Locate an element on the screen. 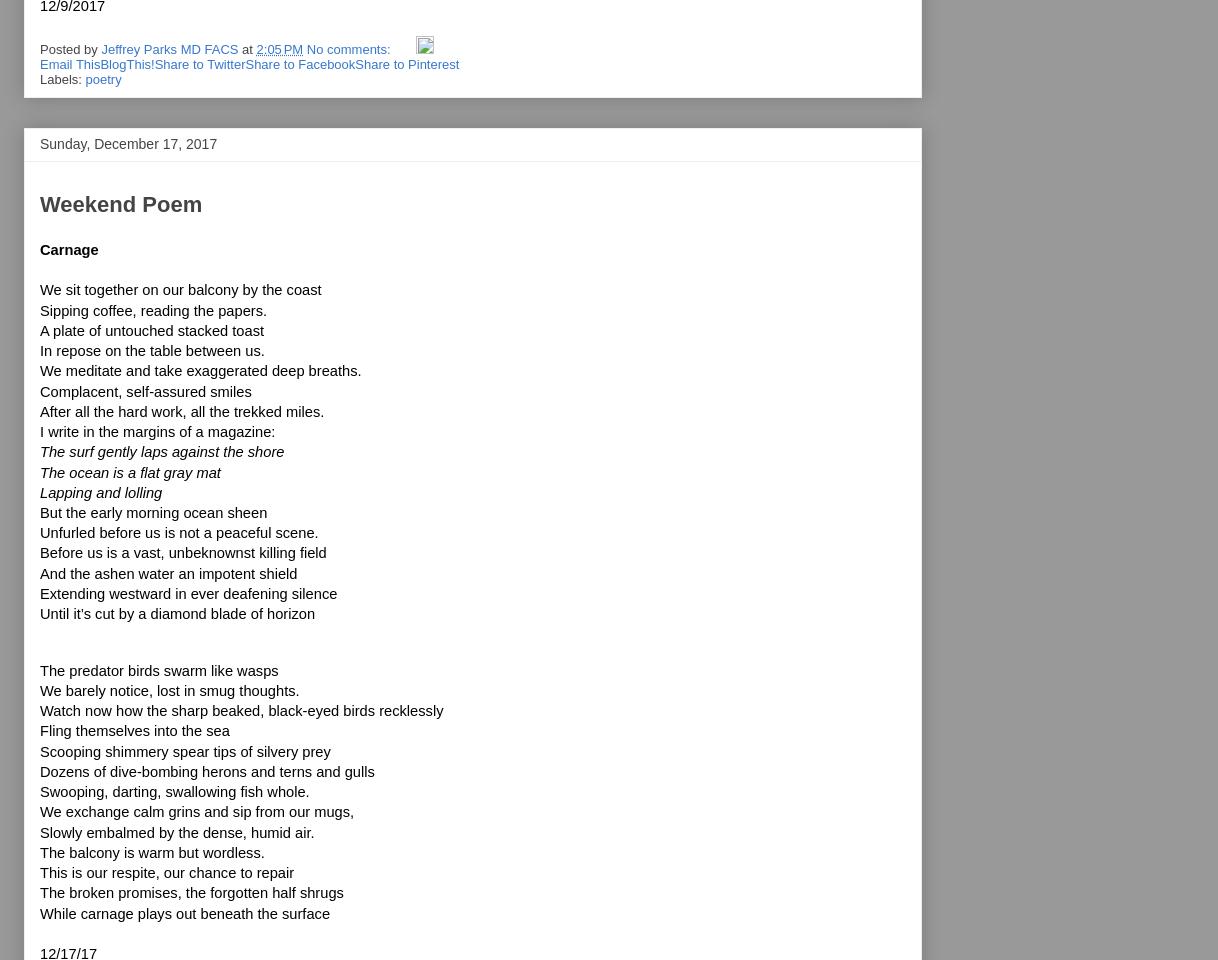 This screenshot has width=1218, height=960. 'The surf gently laps against the shore' is located at coordinates (160, 451).